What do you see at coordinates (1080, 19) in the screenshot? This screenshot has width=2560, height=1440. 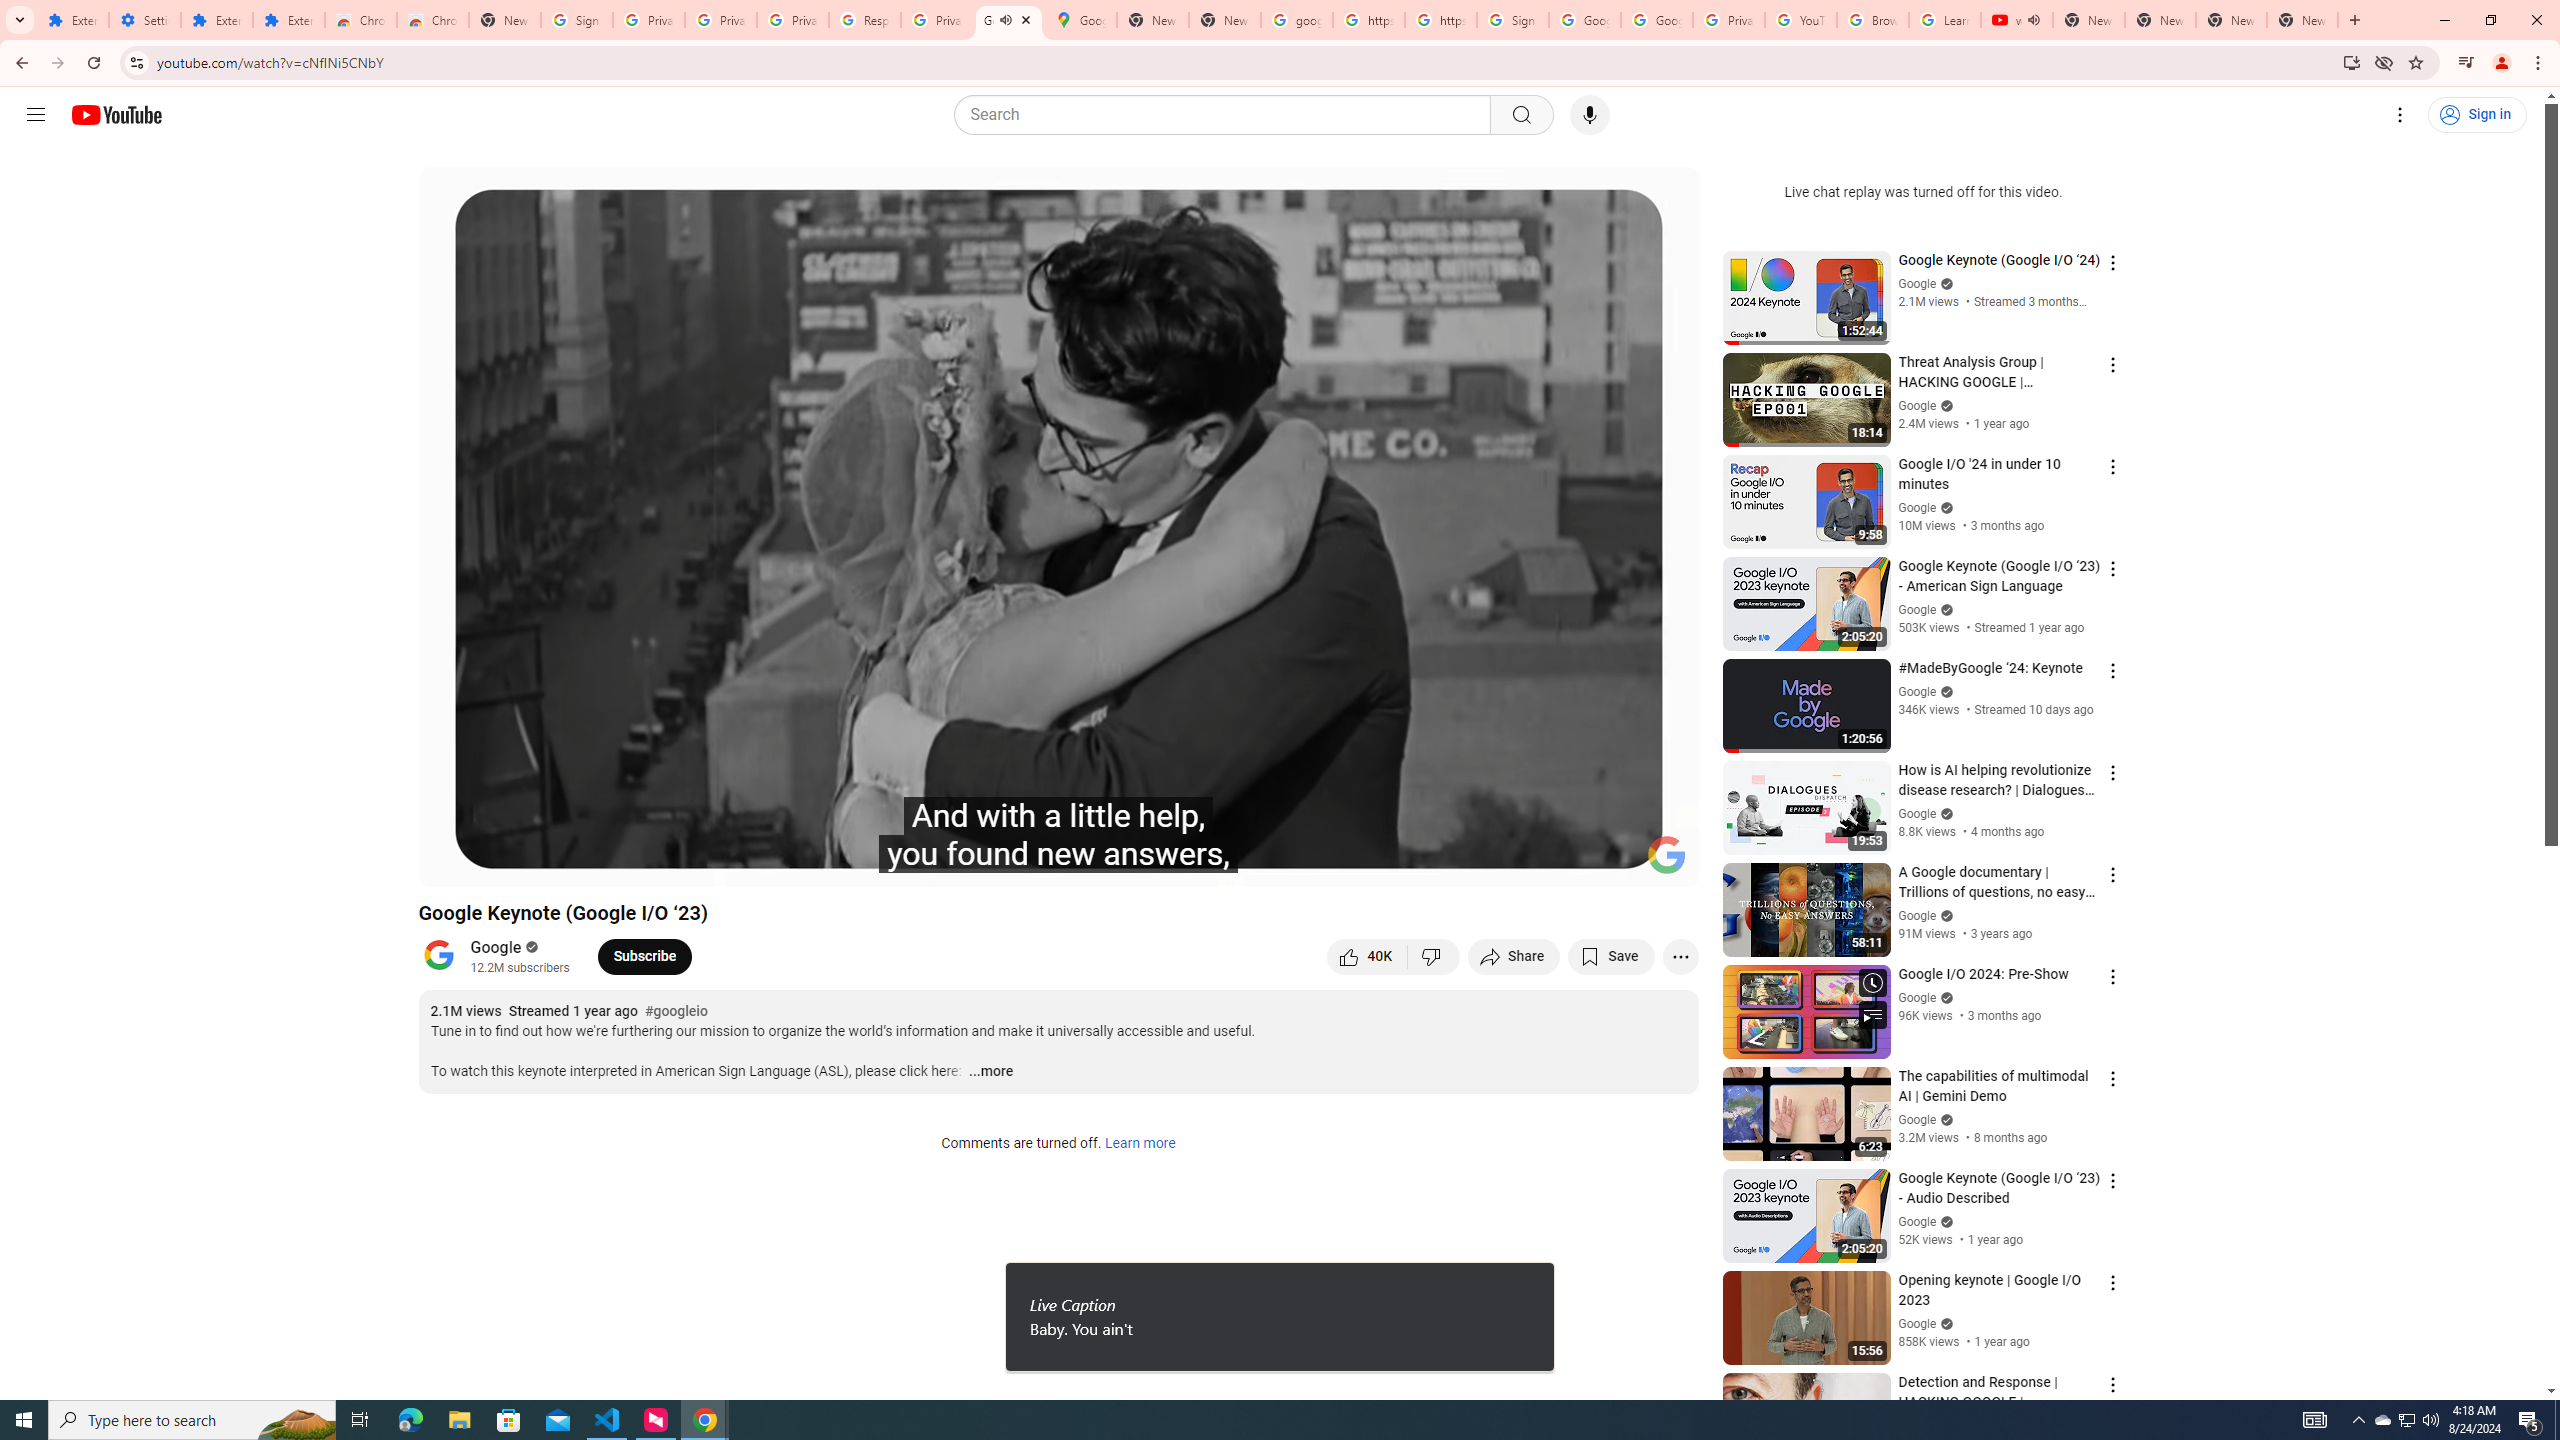 I see `'Google Maps'` at bounding box center [1080, 19].